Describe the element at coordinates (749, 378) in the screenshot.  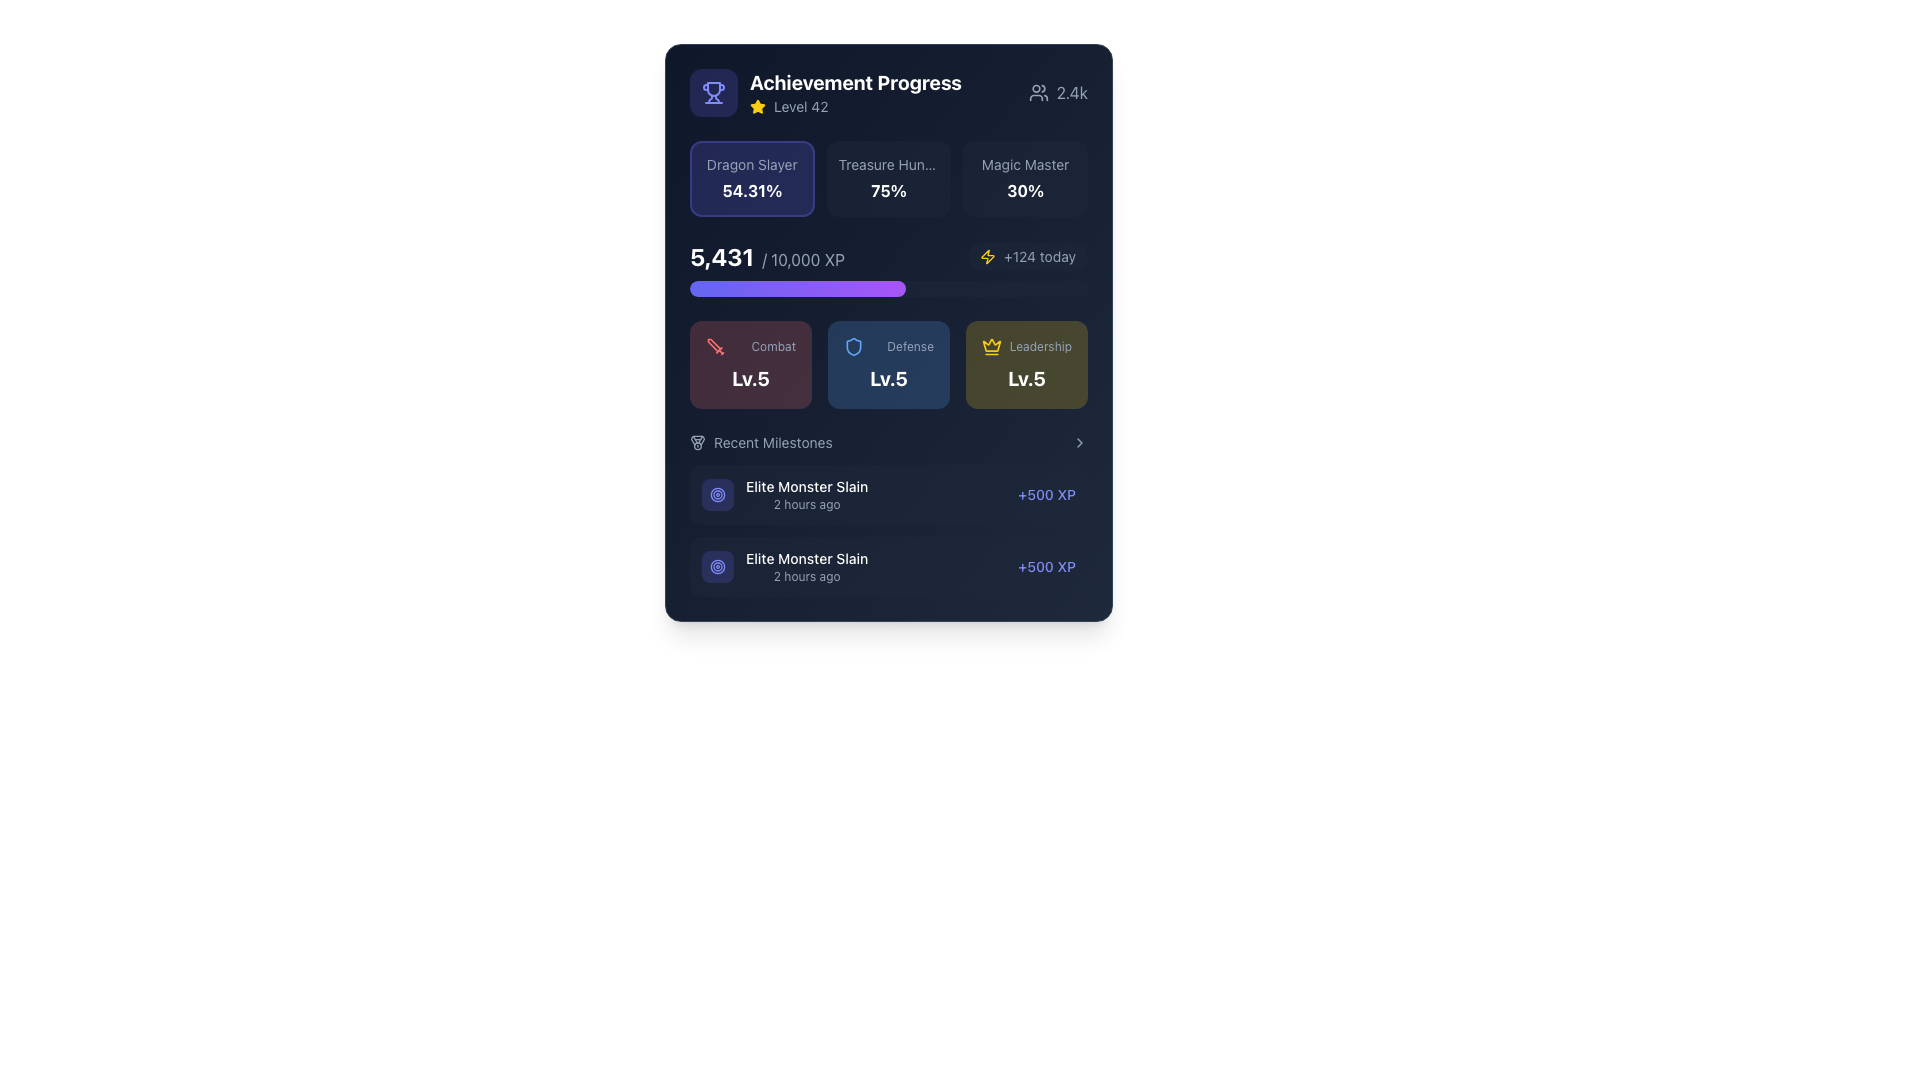
I see `the text label displaying the level of the 'Combat' category, located below the 'Combat' label and sword icon` at that location.